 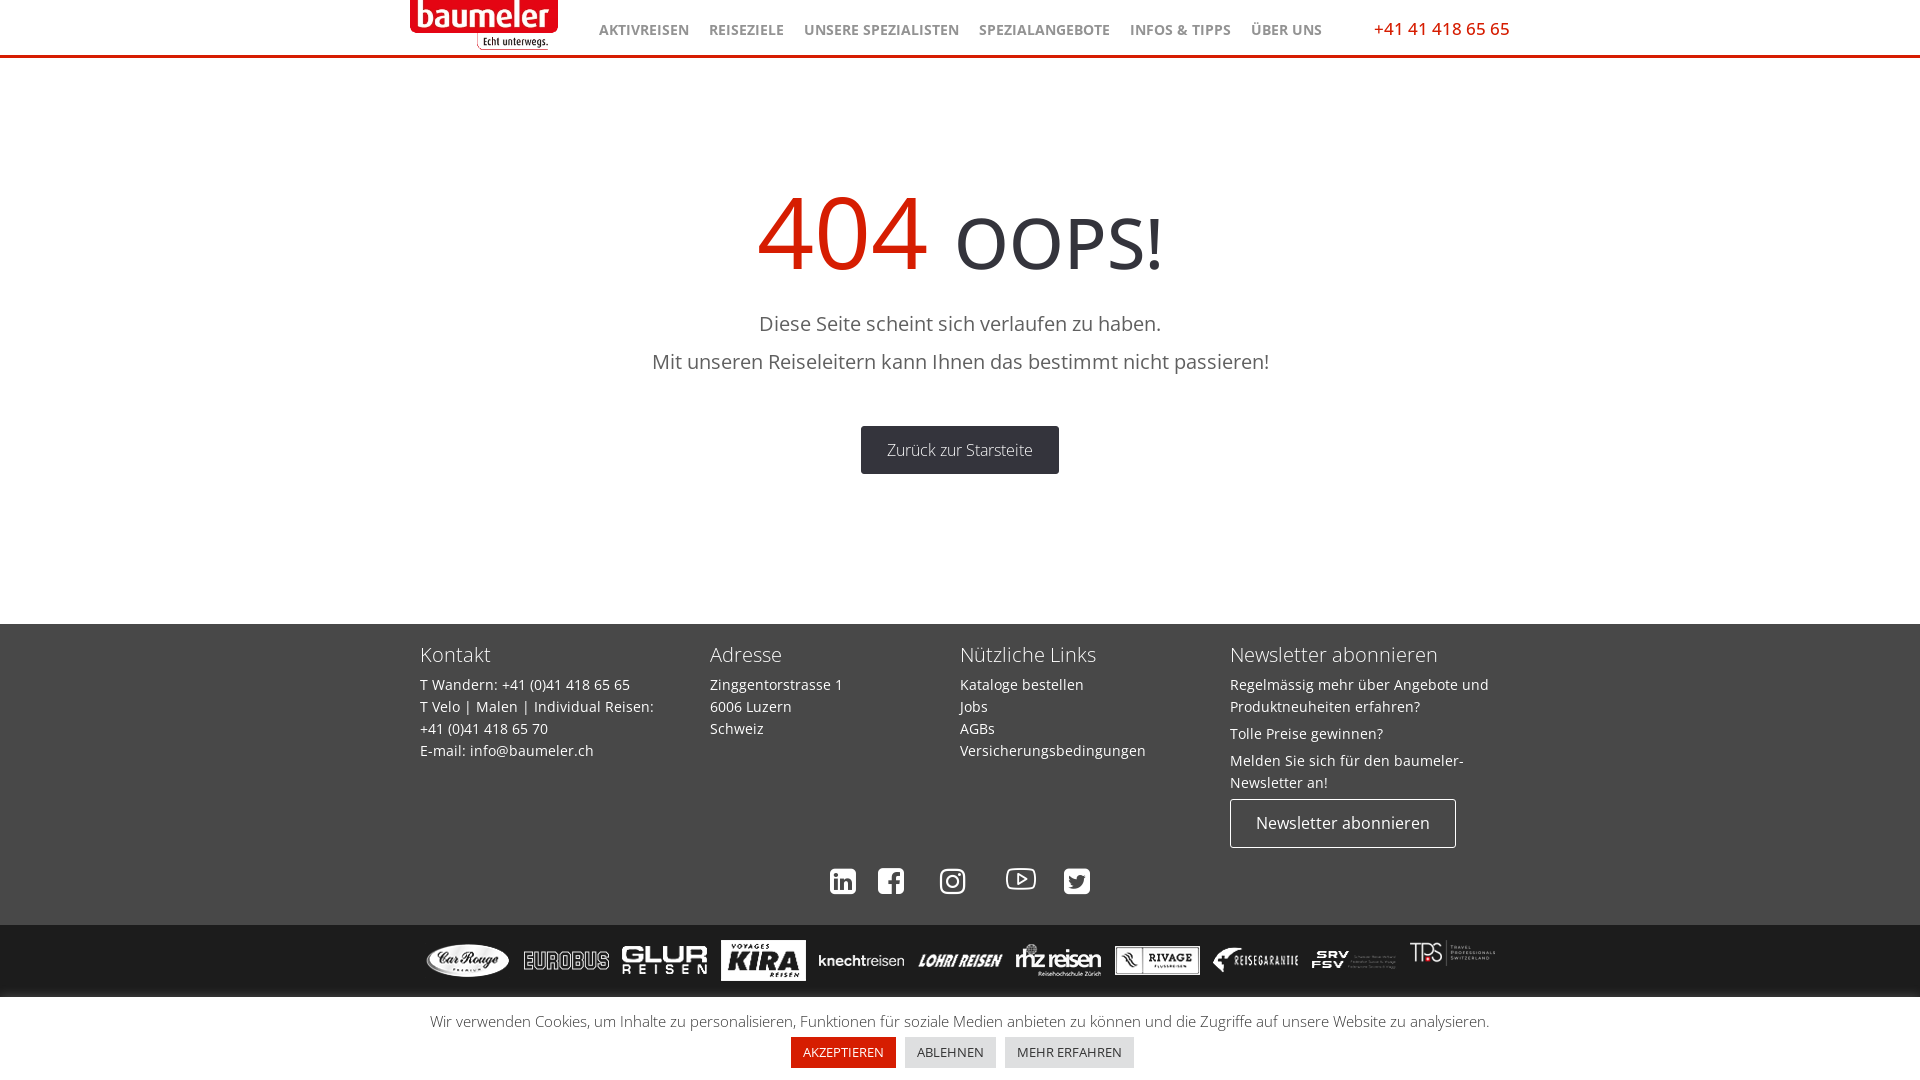 What do you see at coordinates (960, 683) in the screenshot?
I see `'Kataloge bestellen'` at bounding box center [960, 683].